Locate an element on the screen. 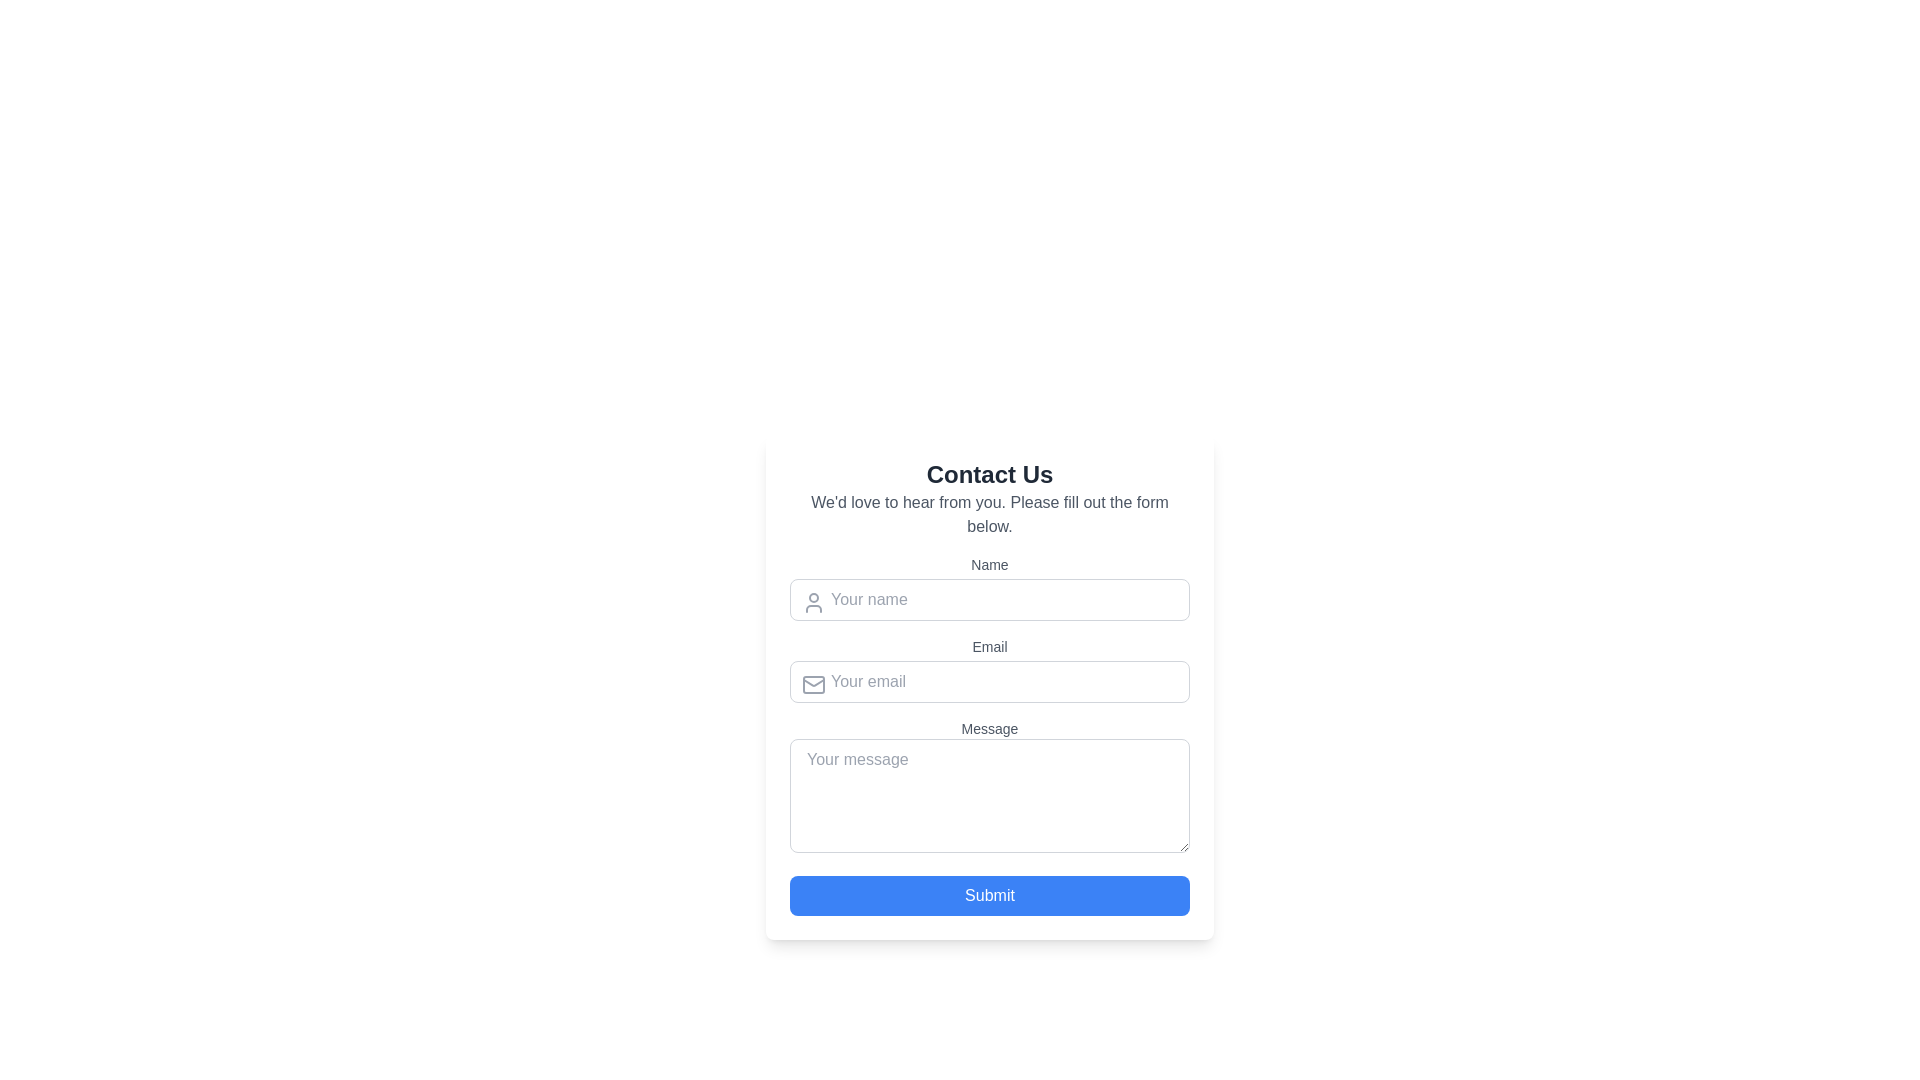  inside the email input field, which is styled with rounded borders and has a placeholder reading 'Your email', to type an email address is located at coordinates (989, 681).